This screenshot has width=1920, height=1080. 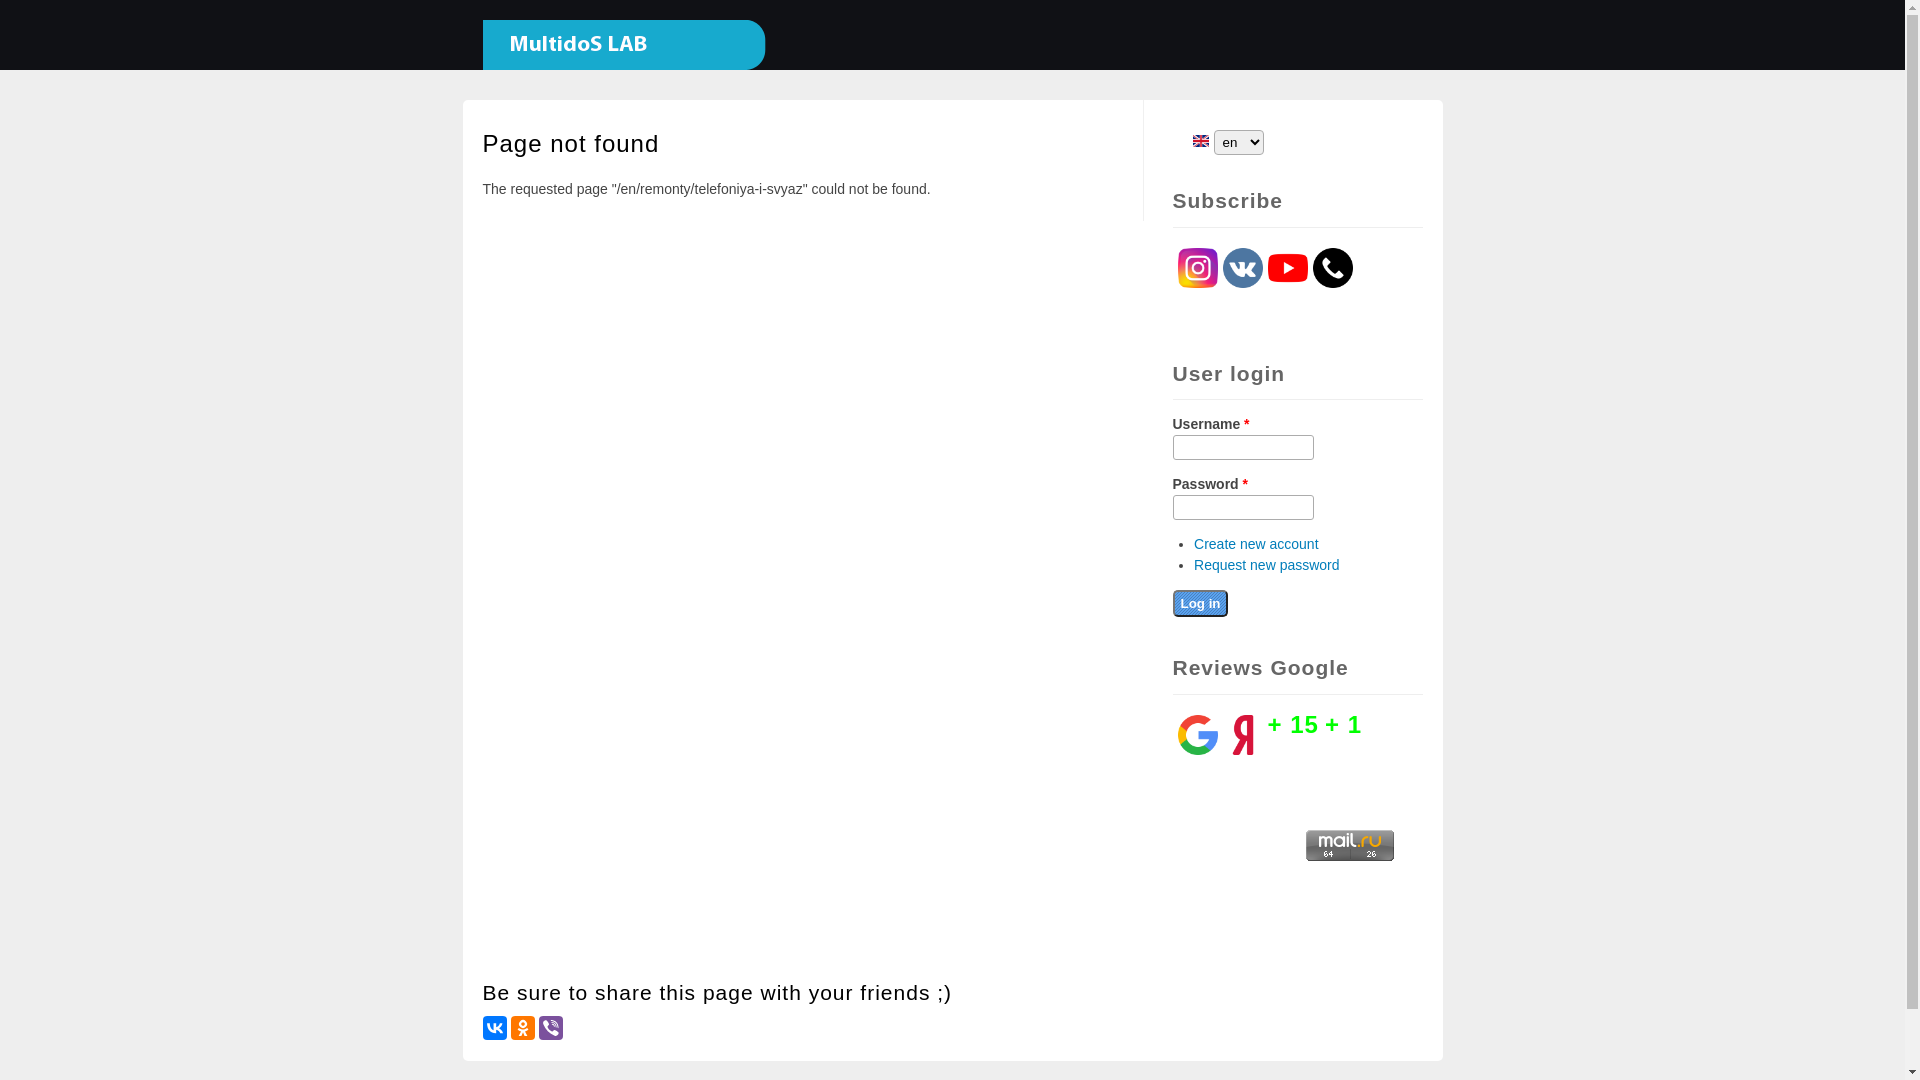 What do you see at coordinates (1255, 543) in the screenshot?
I see `'Create new account'` at bounding box center [1255, 543].